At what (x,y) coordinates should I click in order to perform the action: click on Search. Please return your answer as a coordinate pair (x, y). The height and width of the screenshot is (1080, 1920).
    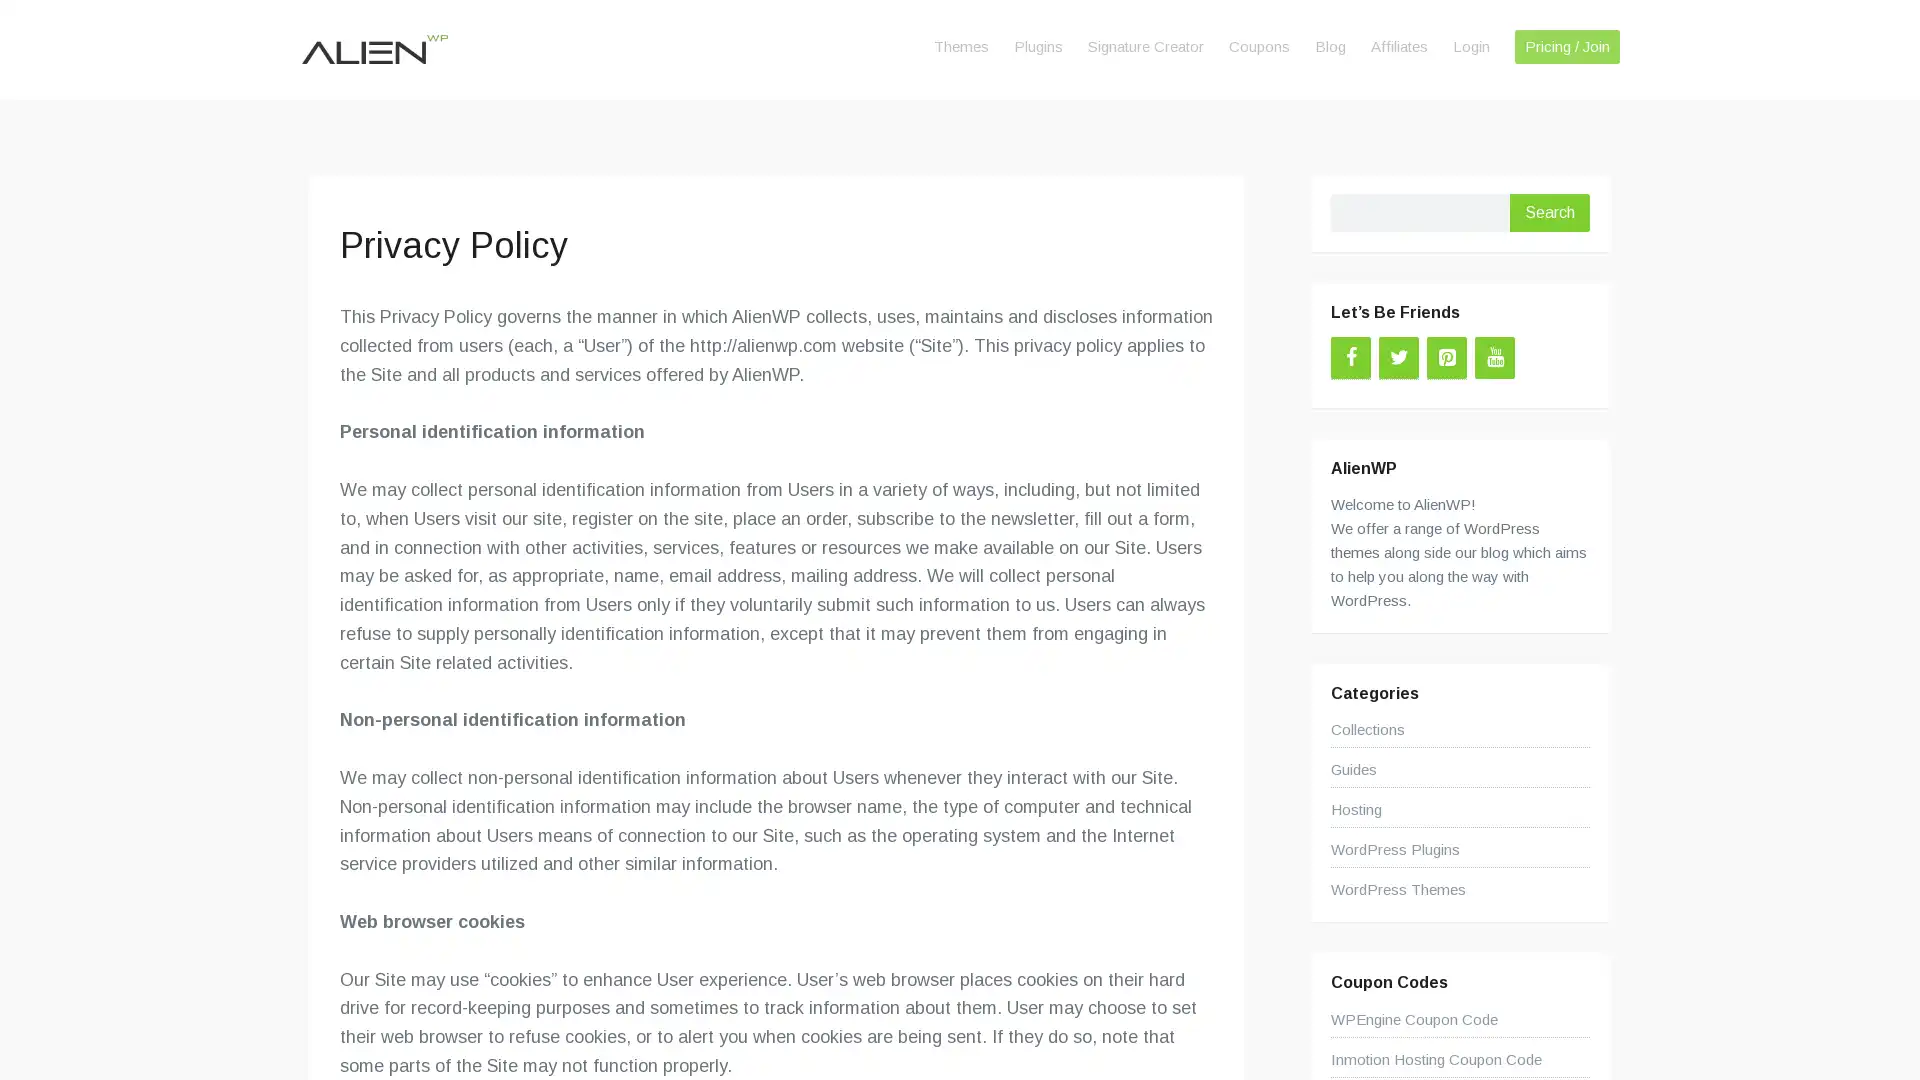
    Looking at the image, I should click on (1549, 212).